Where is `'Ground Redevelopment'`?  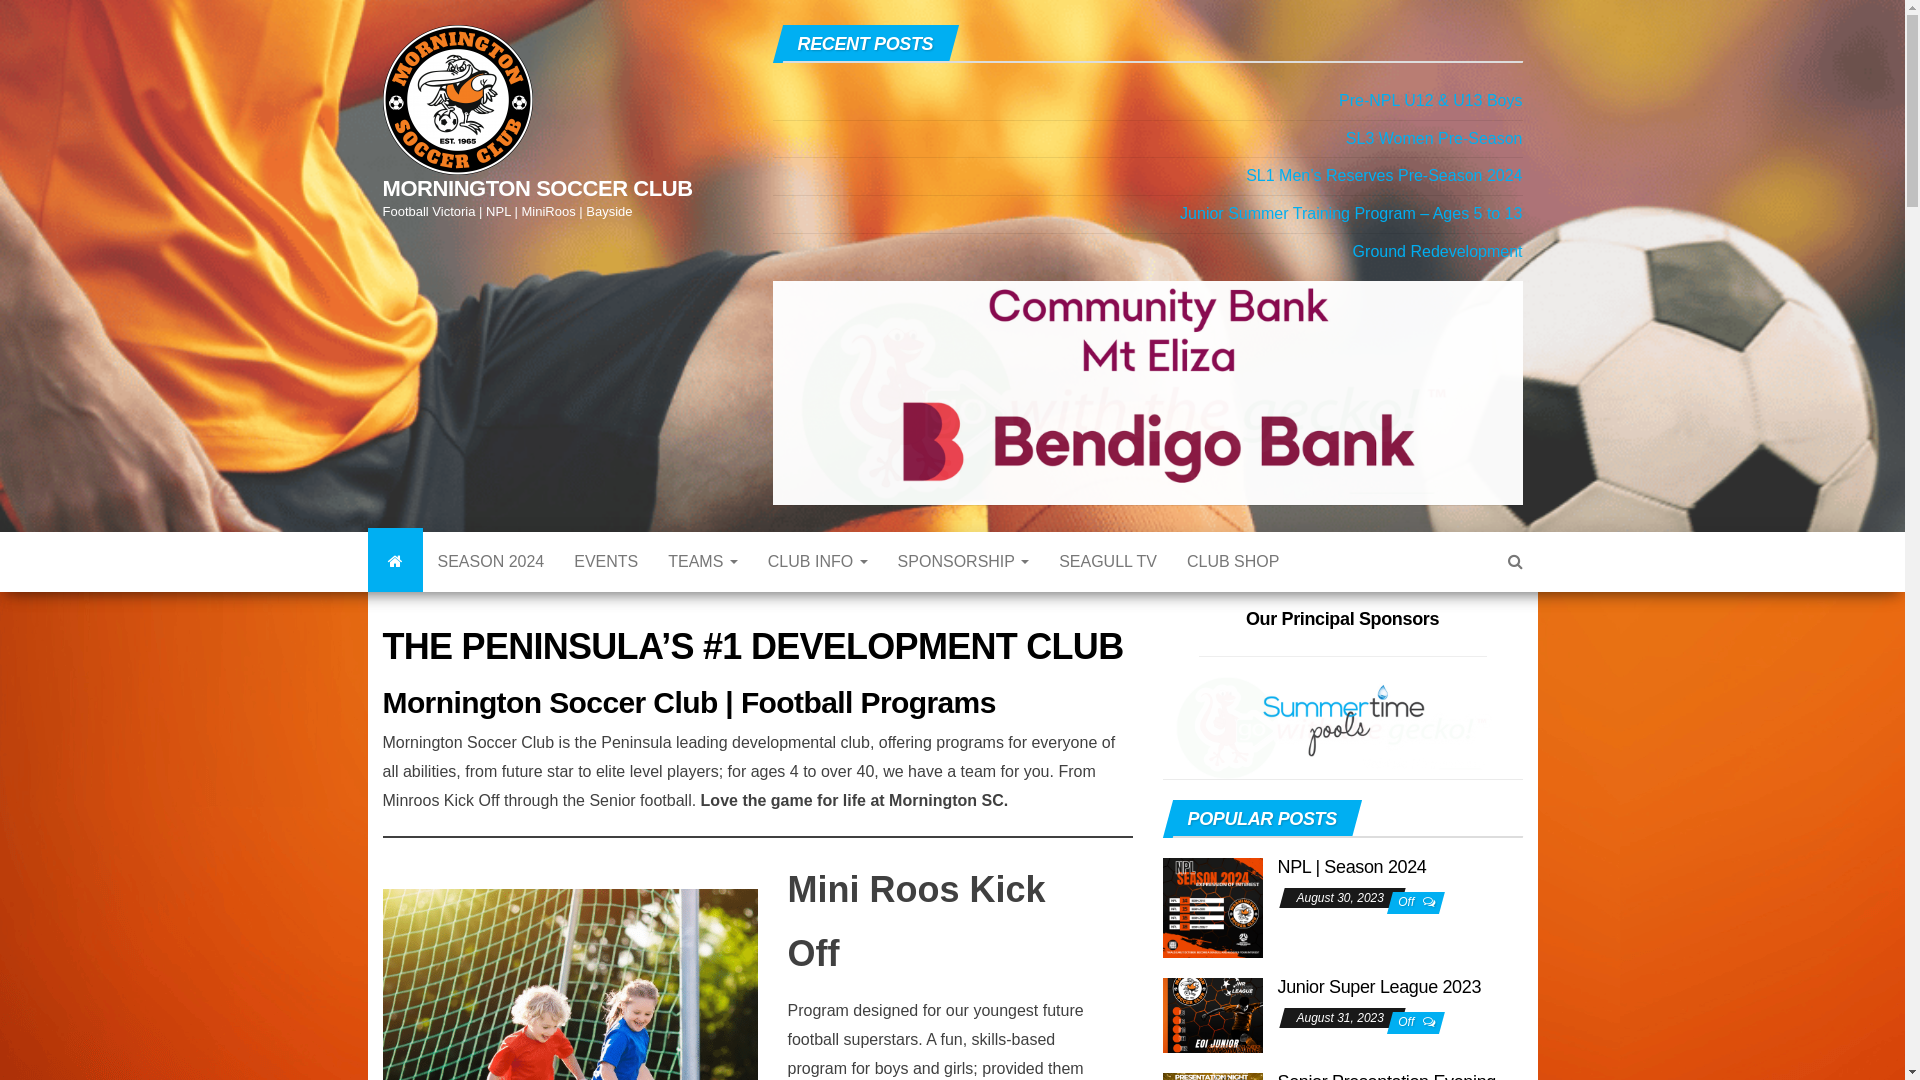 'Ground Redevelopment' is located at coordinates (1437, 250).